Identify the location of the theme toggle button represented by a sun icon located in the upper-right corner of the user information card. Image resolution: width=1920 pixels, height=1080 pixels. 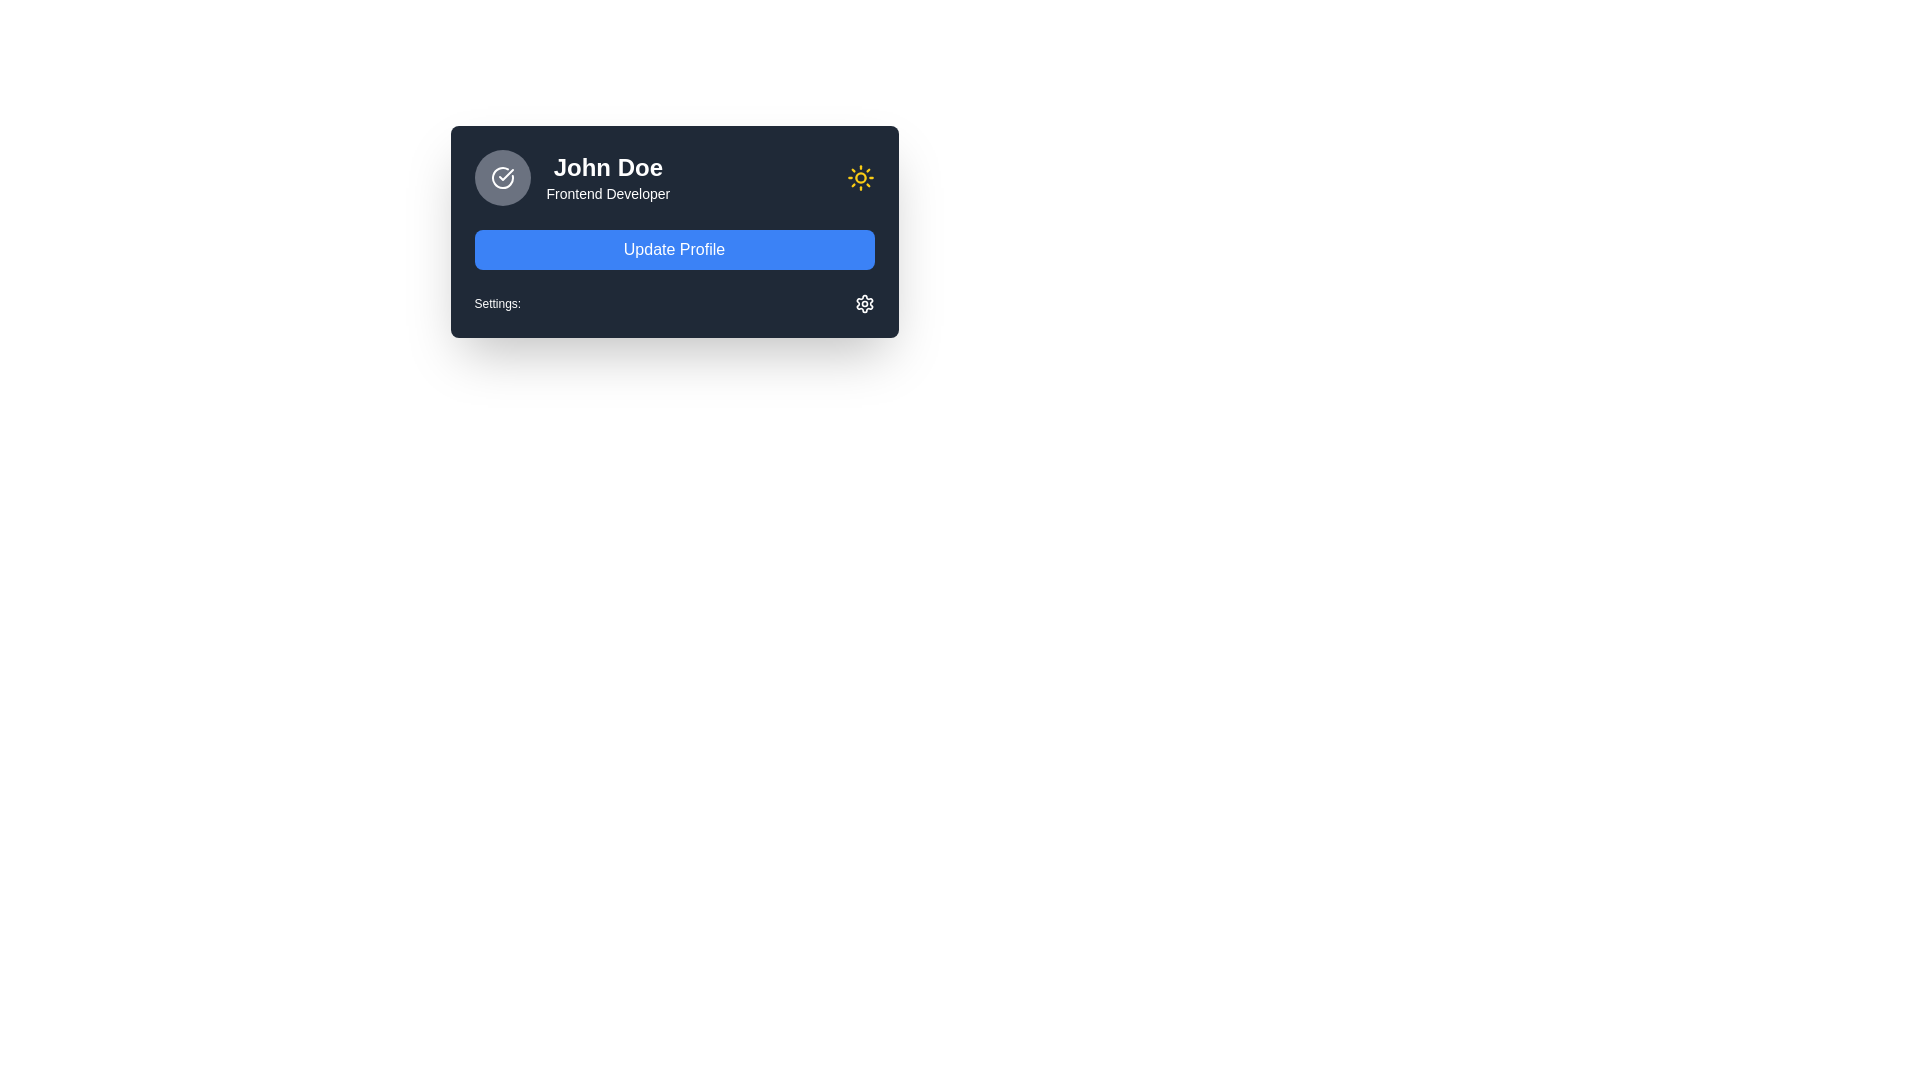
(860, 176).